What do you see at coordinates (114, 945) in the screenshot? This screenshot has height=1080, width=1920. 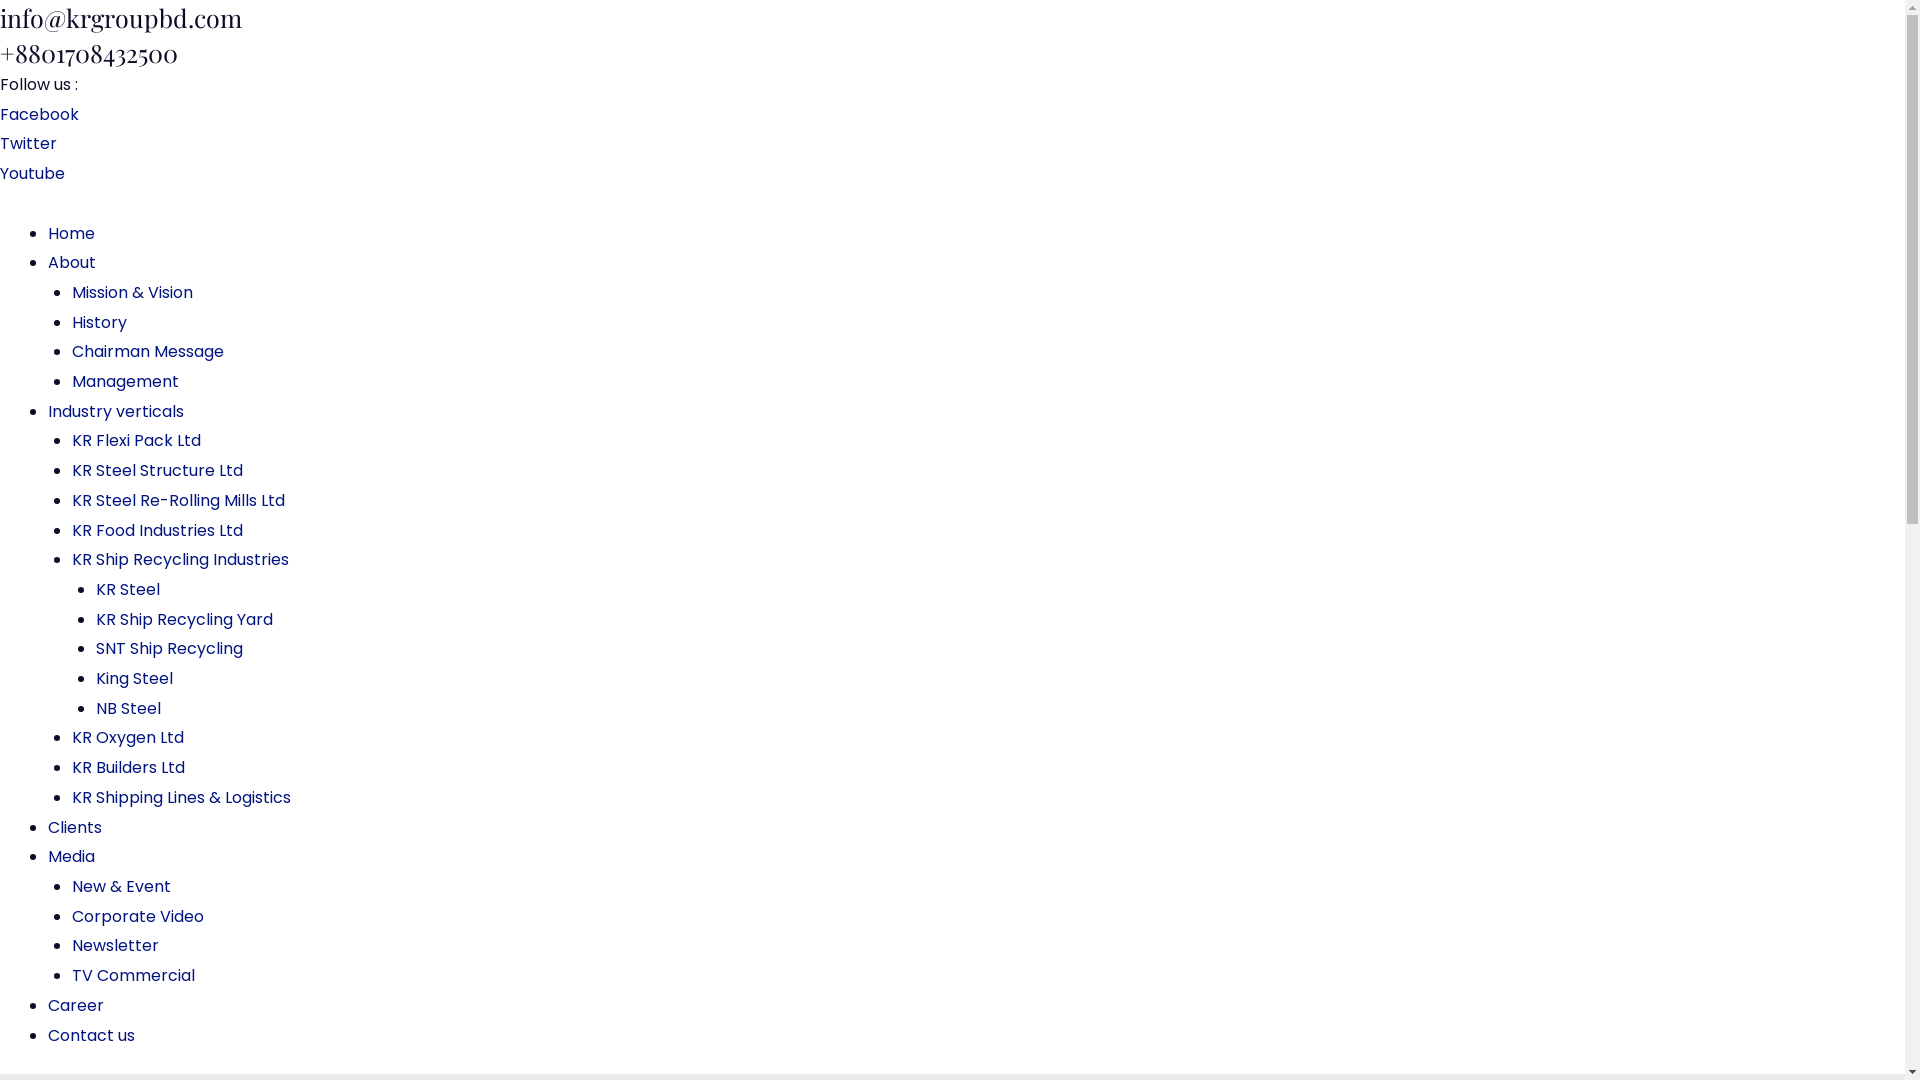 I see `'Newsletter'` at bounding box center [114, 945].